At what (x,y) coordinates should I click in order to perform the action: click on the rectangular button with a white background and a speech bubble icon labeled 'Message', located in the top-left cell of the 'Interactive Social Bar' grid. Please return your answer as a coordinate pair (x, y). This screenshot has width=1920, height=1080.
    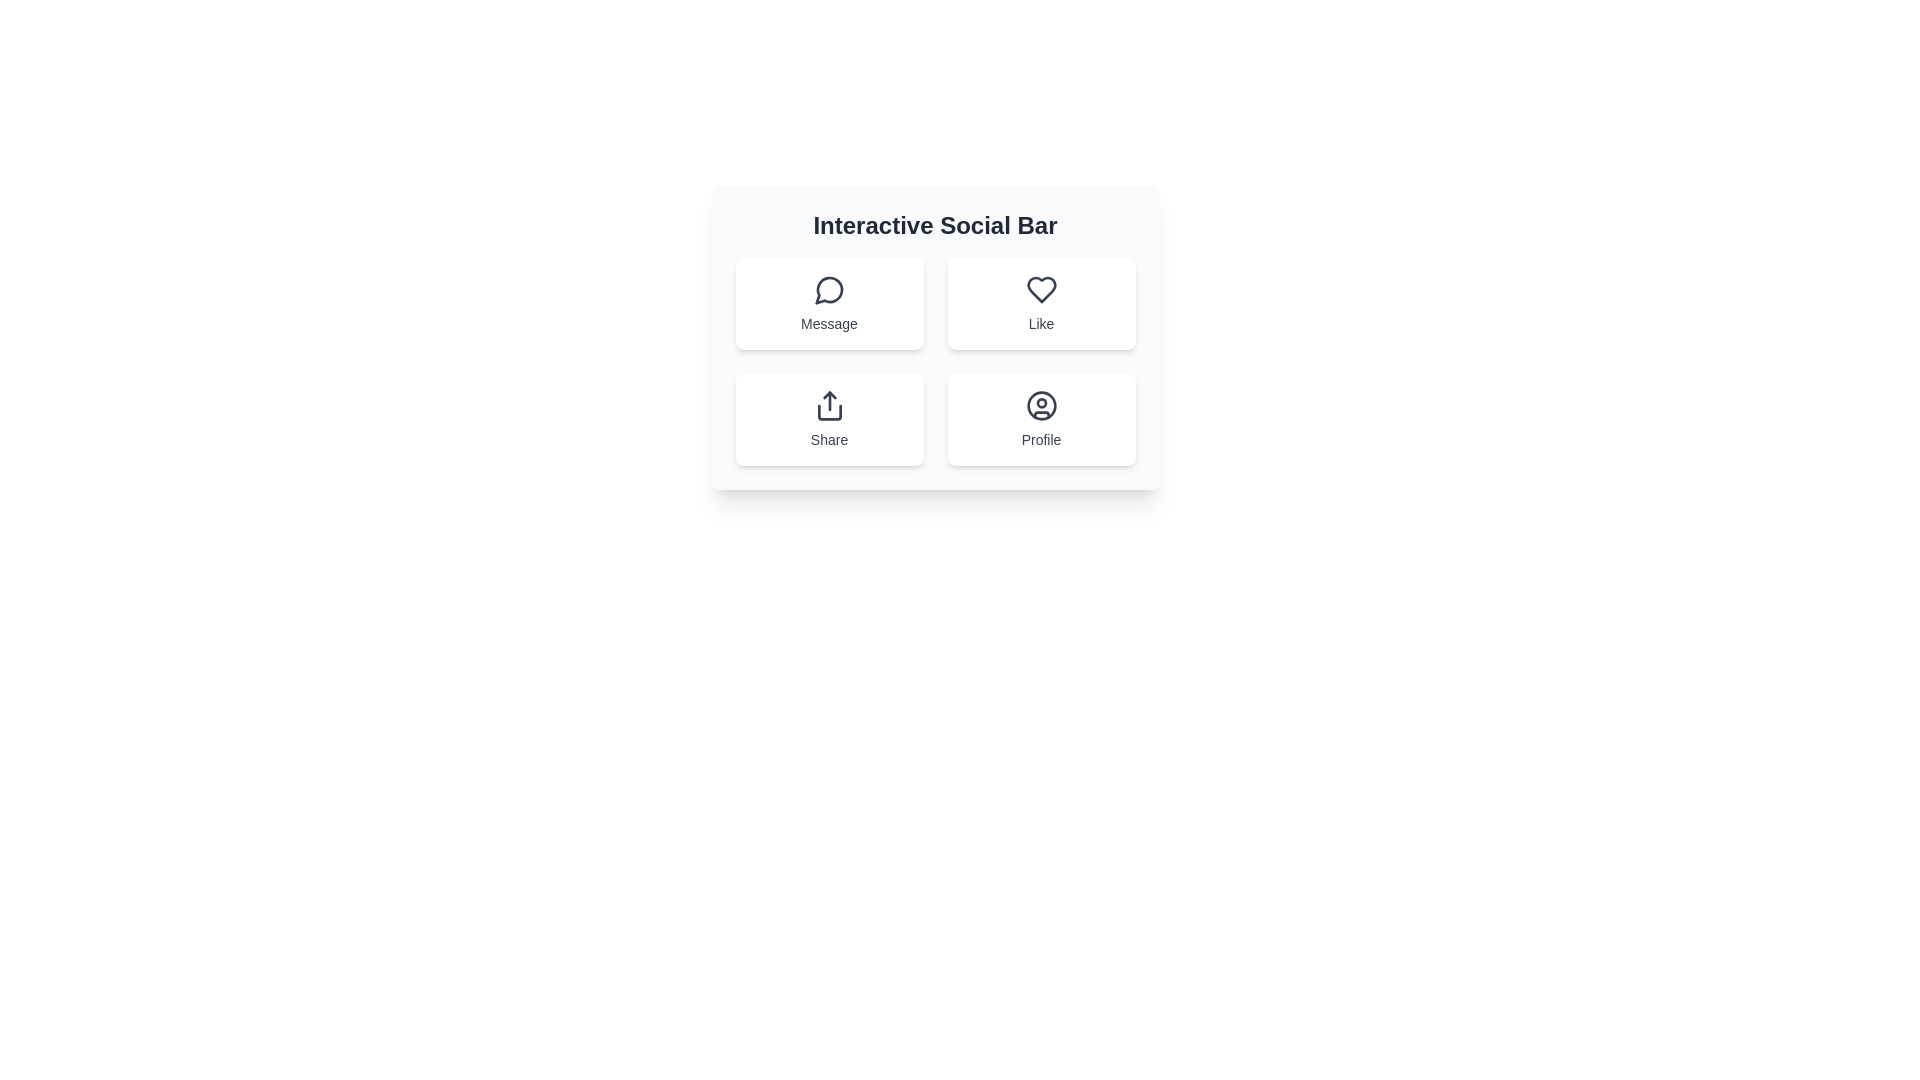
    Looking at the image, I should click on (829, 304).